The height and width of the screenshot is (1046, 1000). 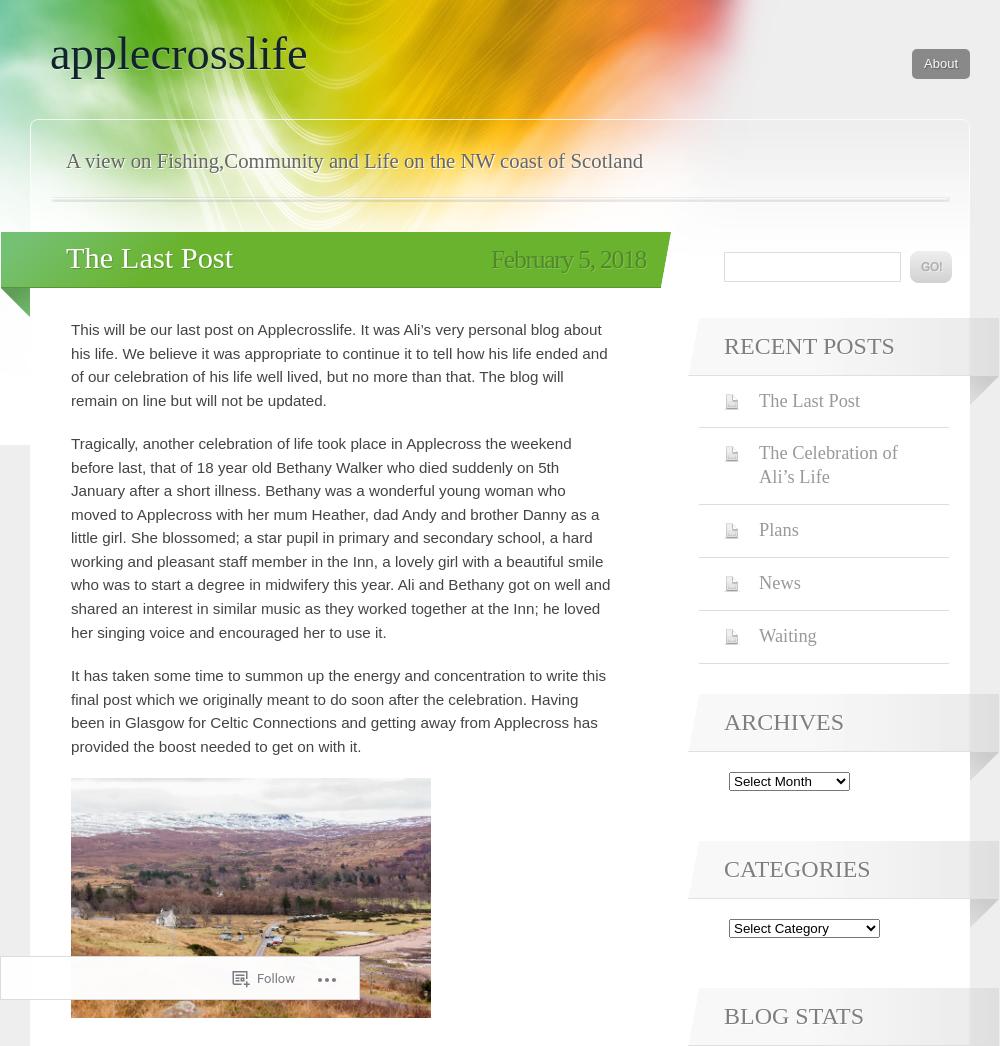 I want to click on 'Categories', so click(x=723, y=866).